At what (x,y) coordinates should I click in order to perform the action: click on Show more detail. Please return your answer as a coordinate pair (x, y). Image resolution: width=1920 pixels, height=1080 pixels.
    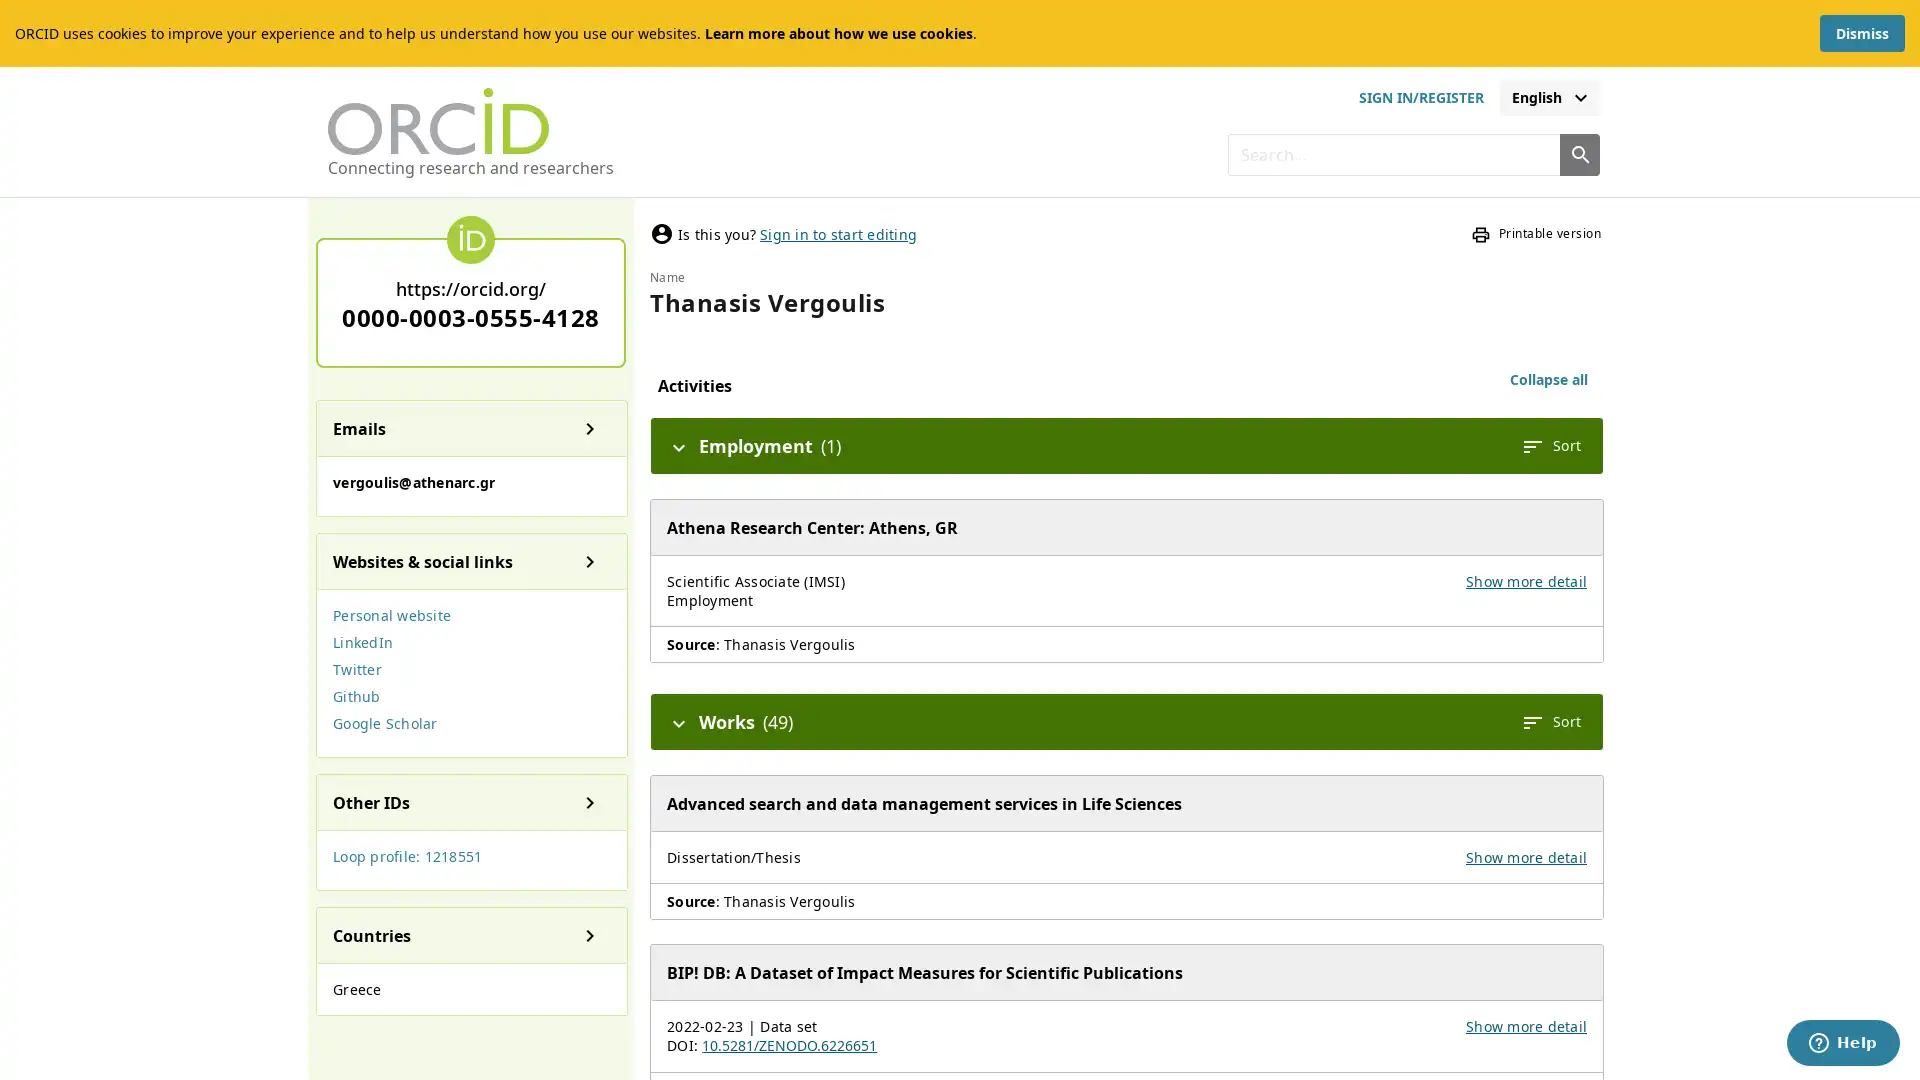
    Looking at the image, I should click on (1525, 1026).